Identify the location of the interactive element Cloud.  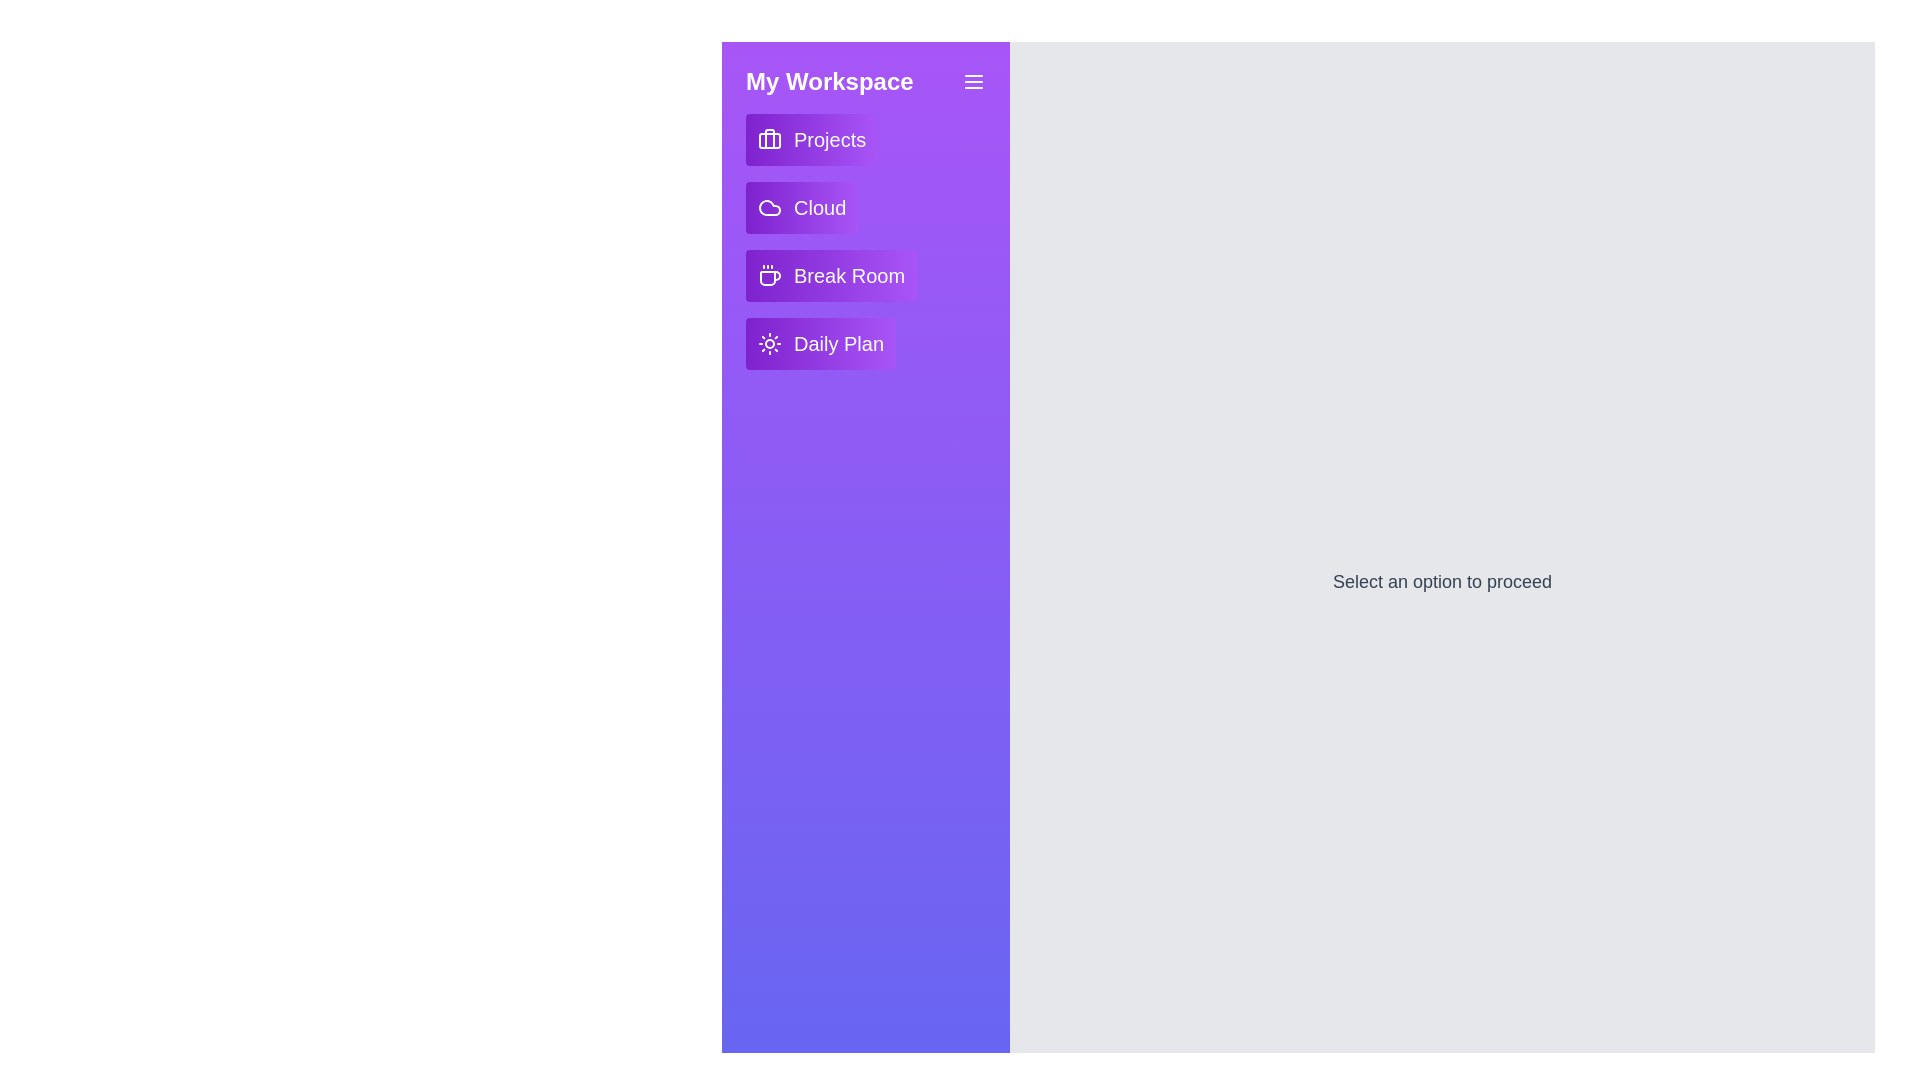
(802, 208).